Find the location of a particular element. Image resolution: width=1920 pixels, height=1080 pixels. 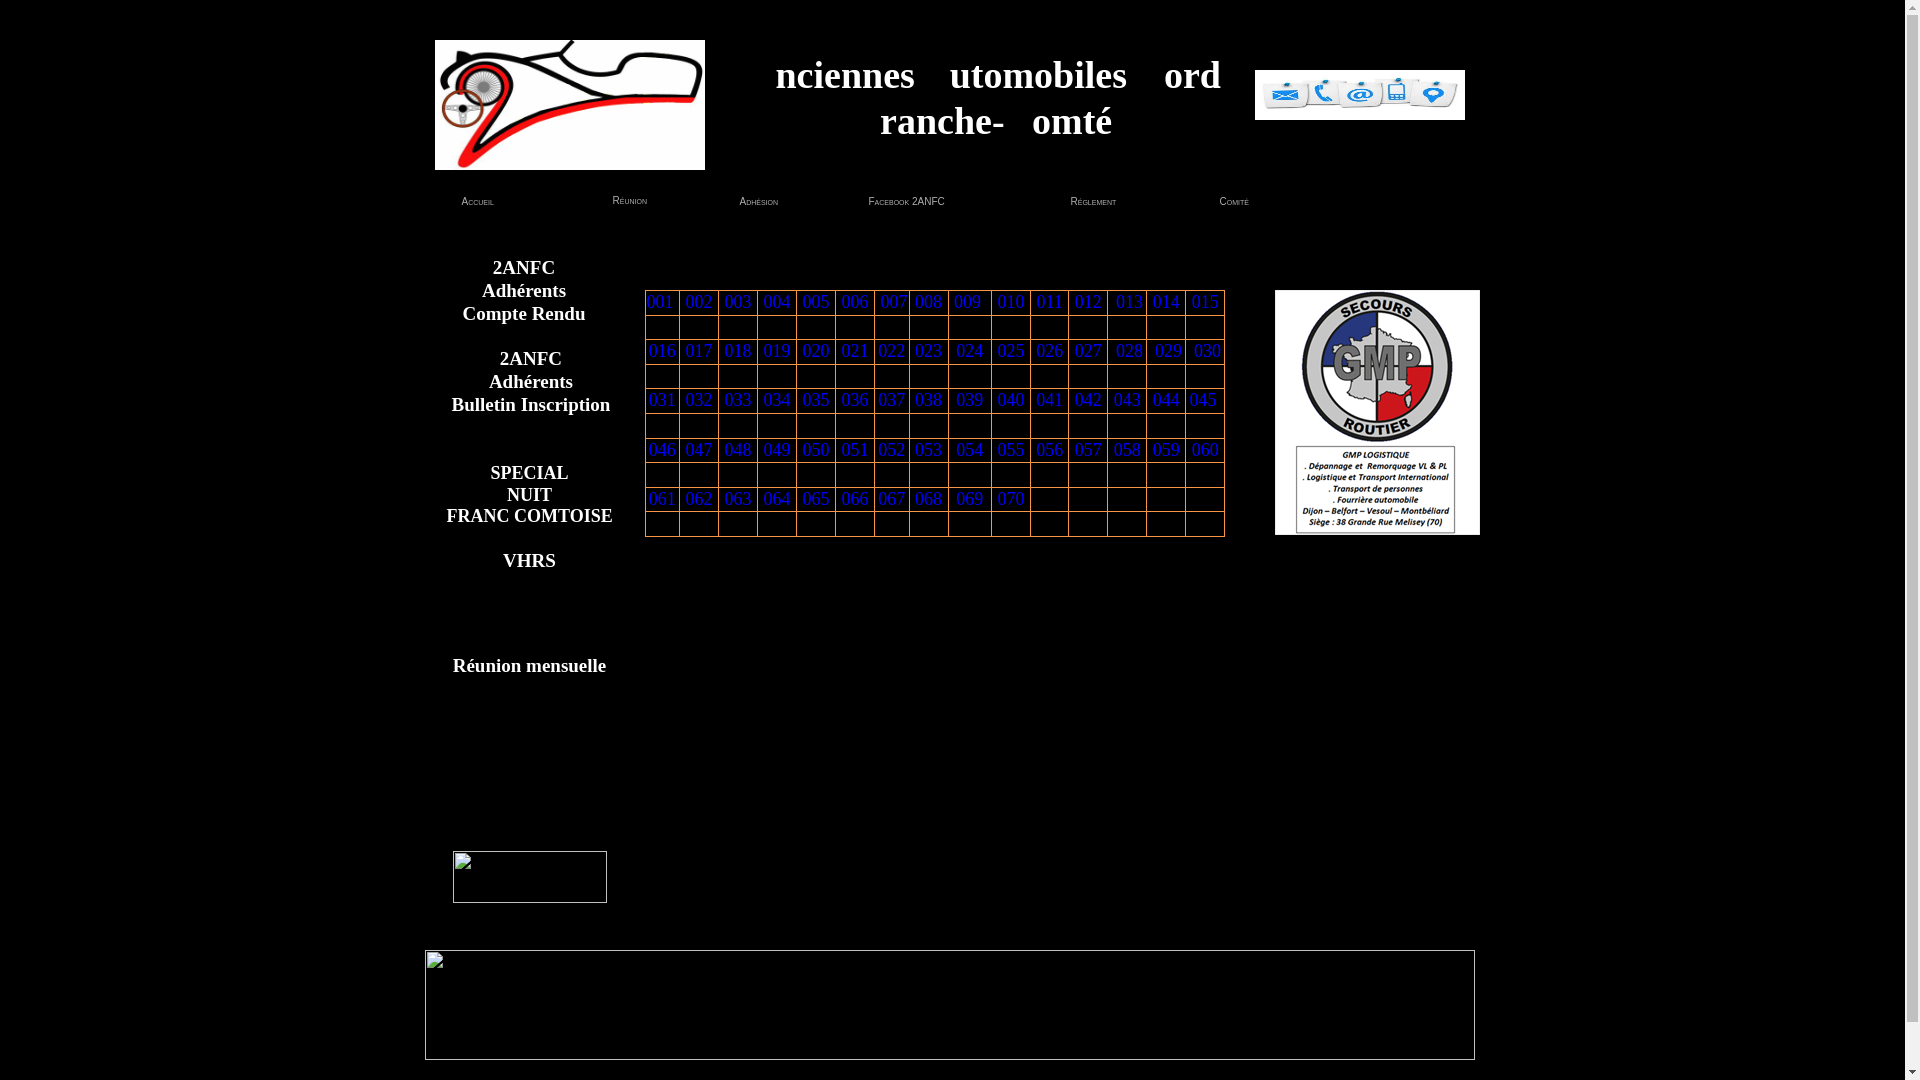

'048' is located at coordinates (736, 450).